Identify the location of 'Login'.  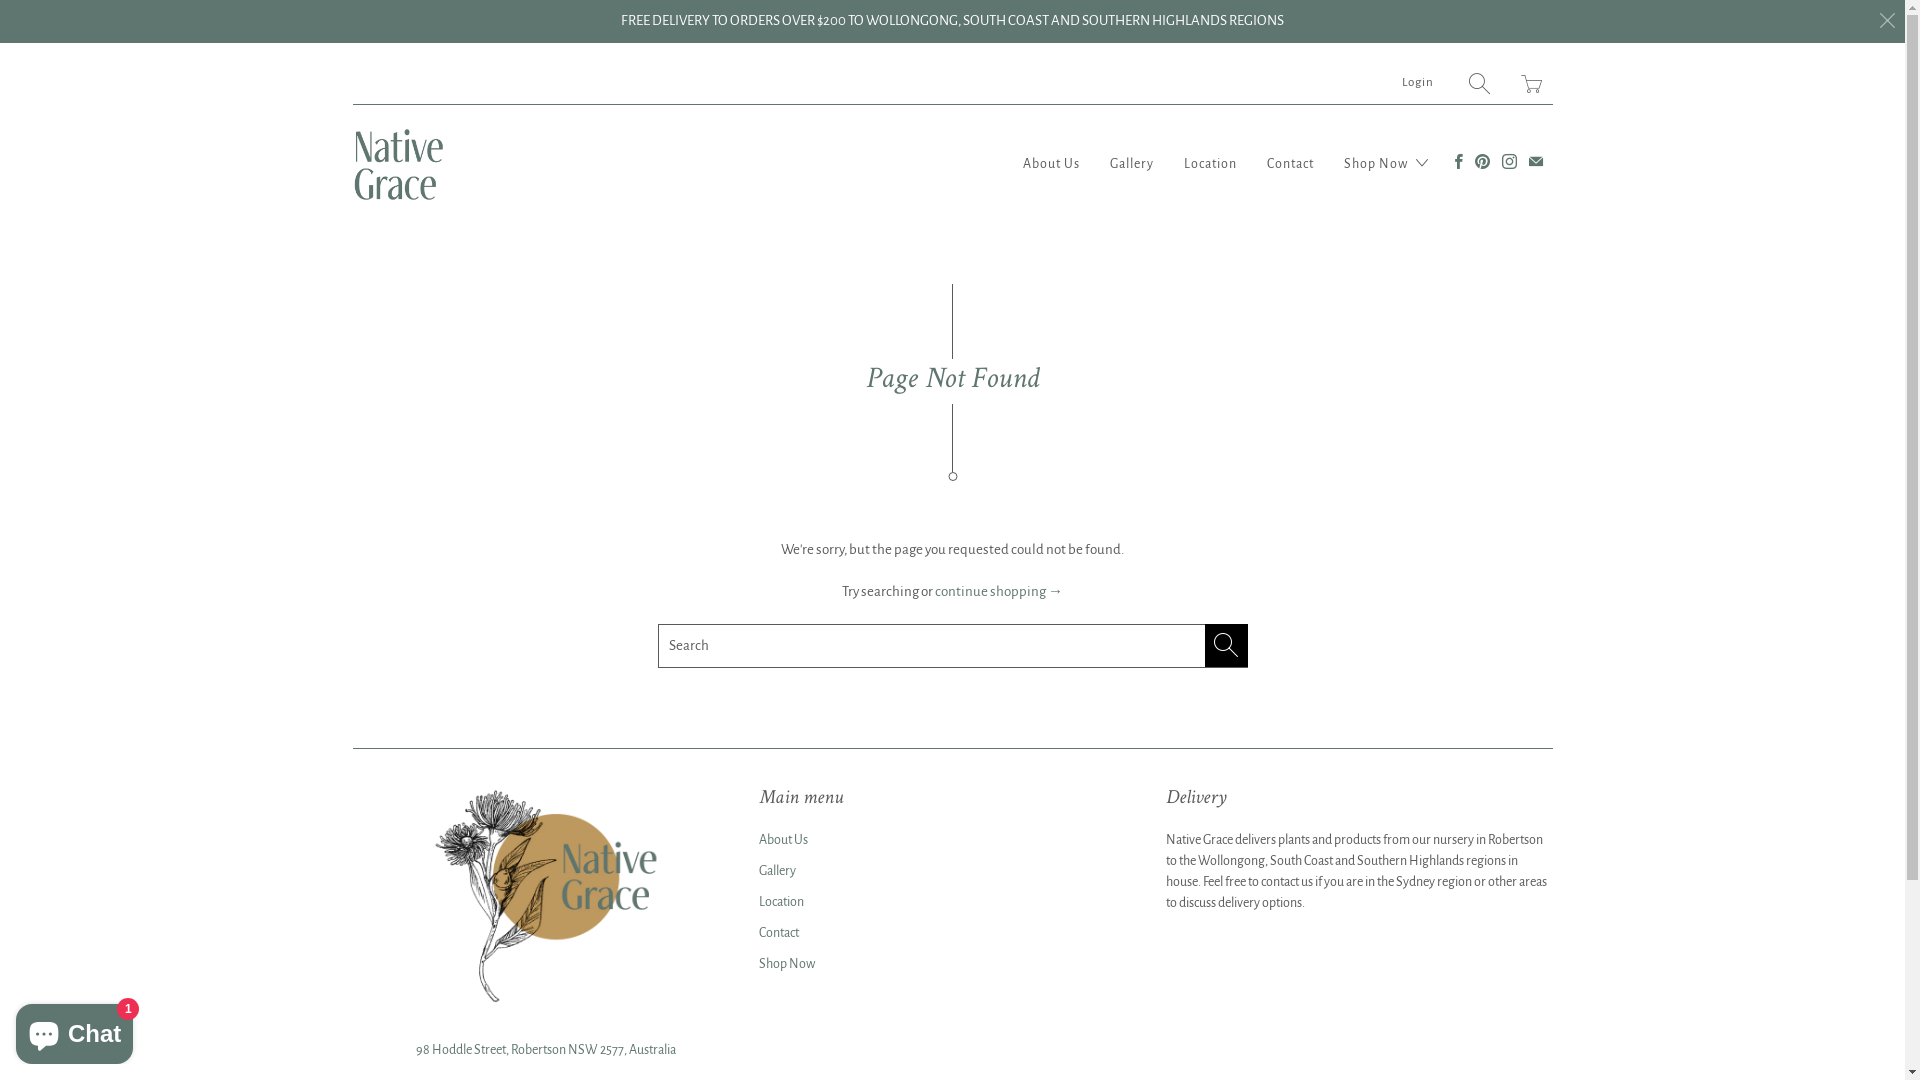
(1416, 81).